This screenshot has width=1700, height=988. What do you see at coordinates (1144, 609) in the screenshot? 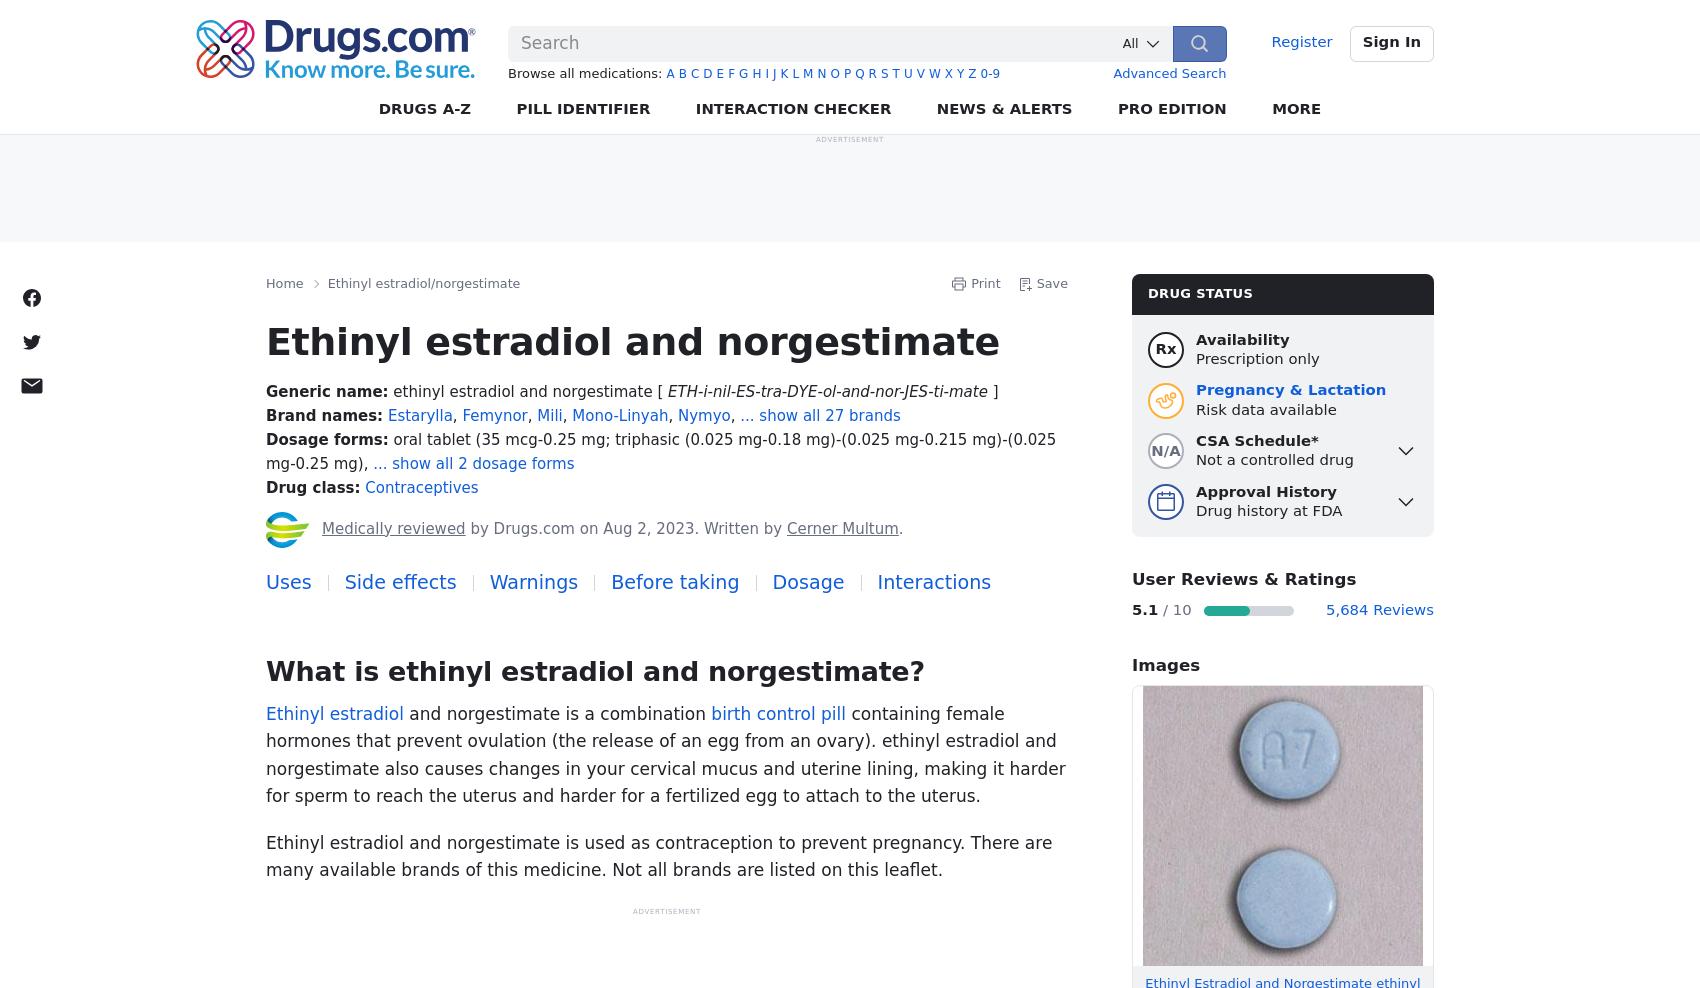
I see `'5.1'` at bounding box center [1144, 609].